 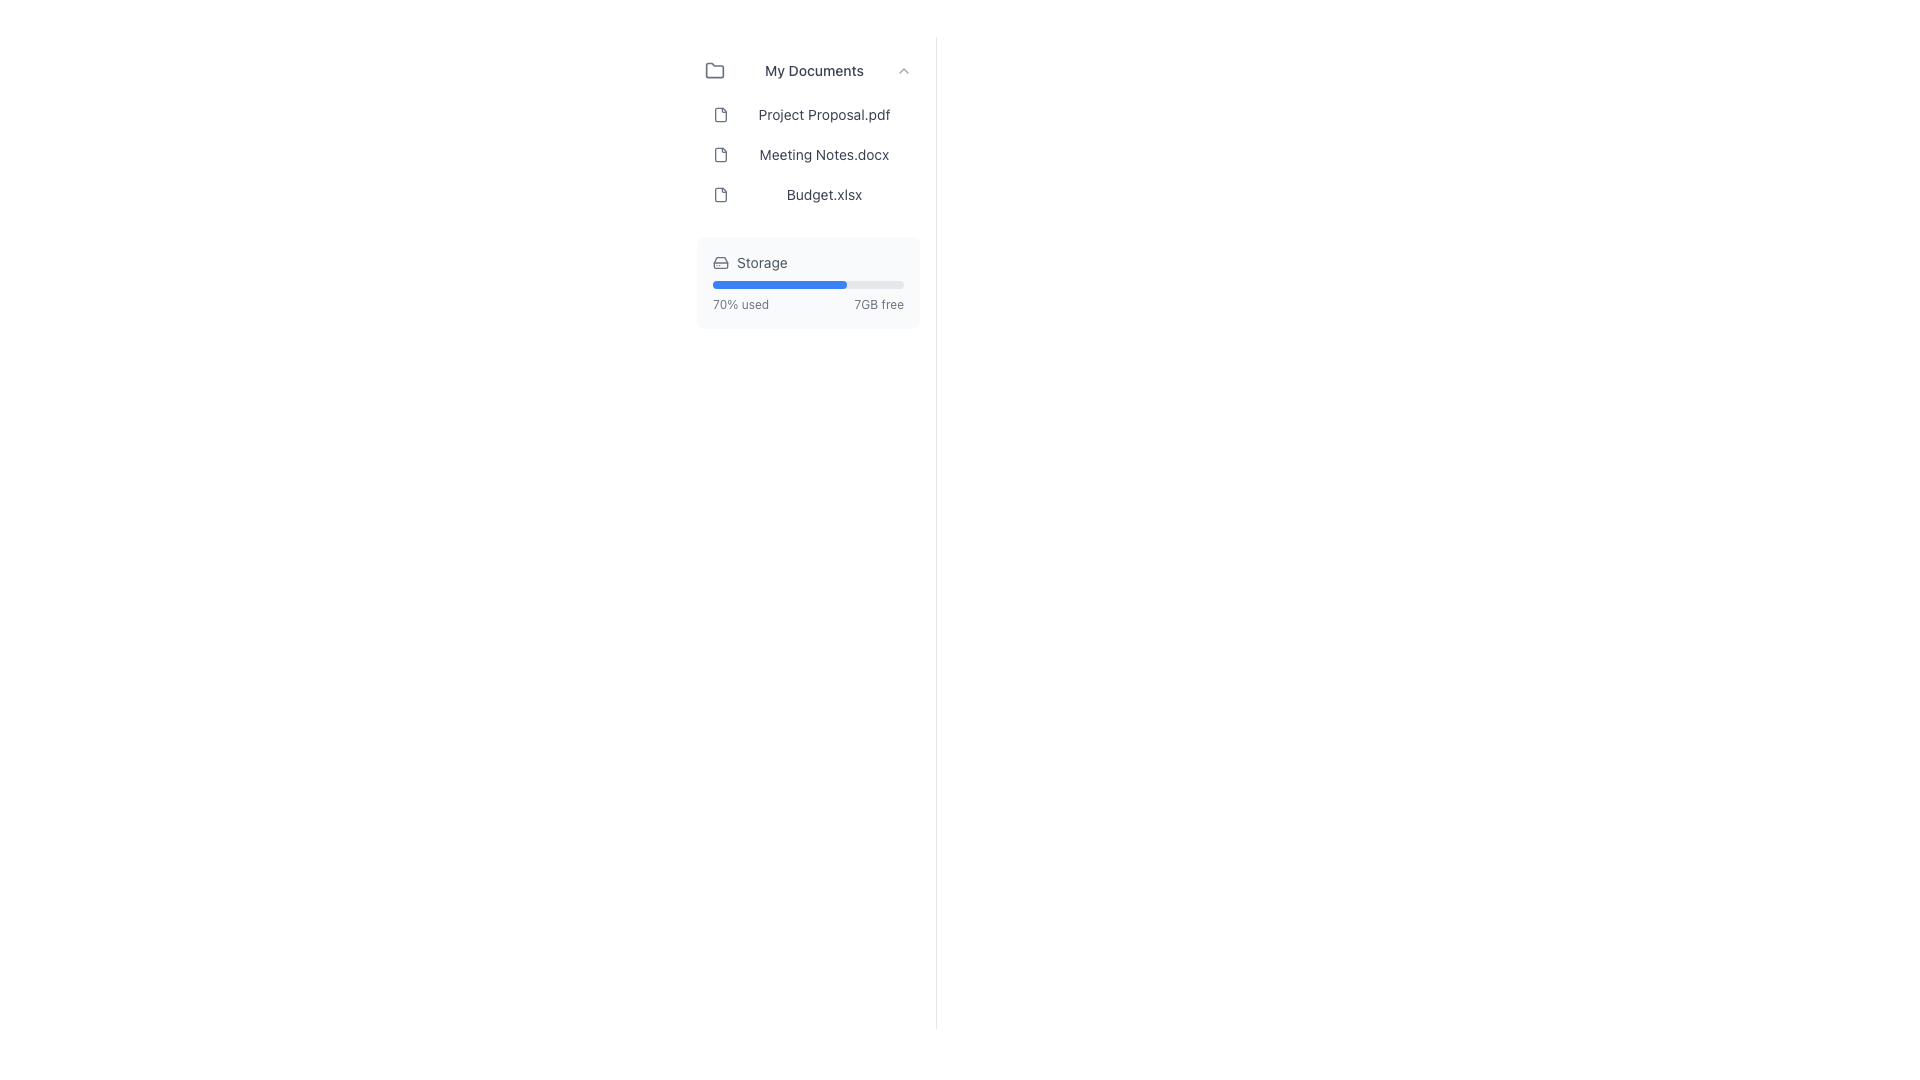 I want to click on the file list item labeled 'Budget.xlsx', so click(x=812, y=195).